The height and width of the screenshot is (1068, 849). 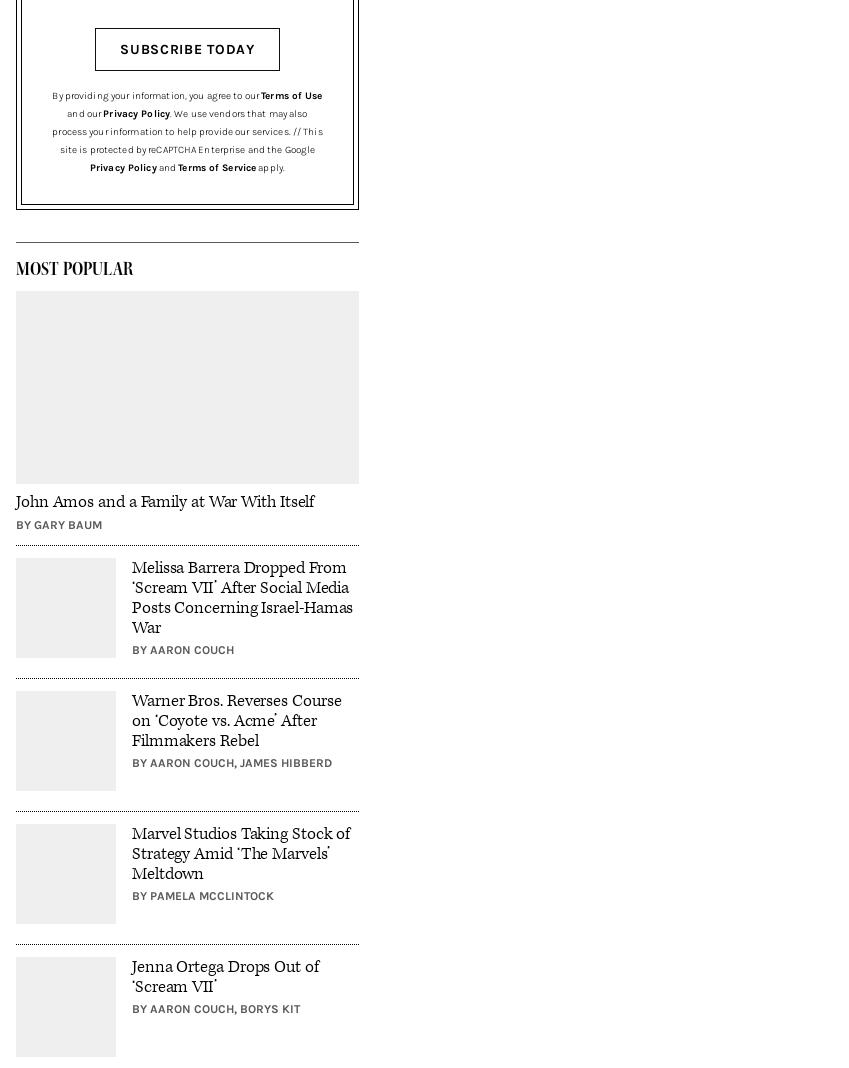 What do you see at coordinates (74, 268) in the screenshot?
I see `'Most Popular'` at bounding box center [74, 268].